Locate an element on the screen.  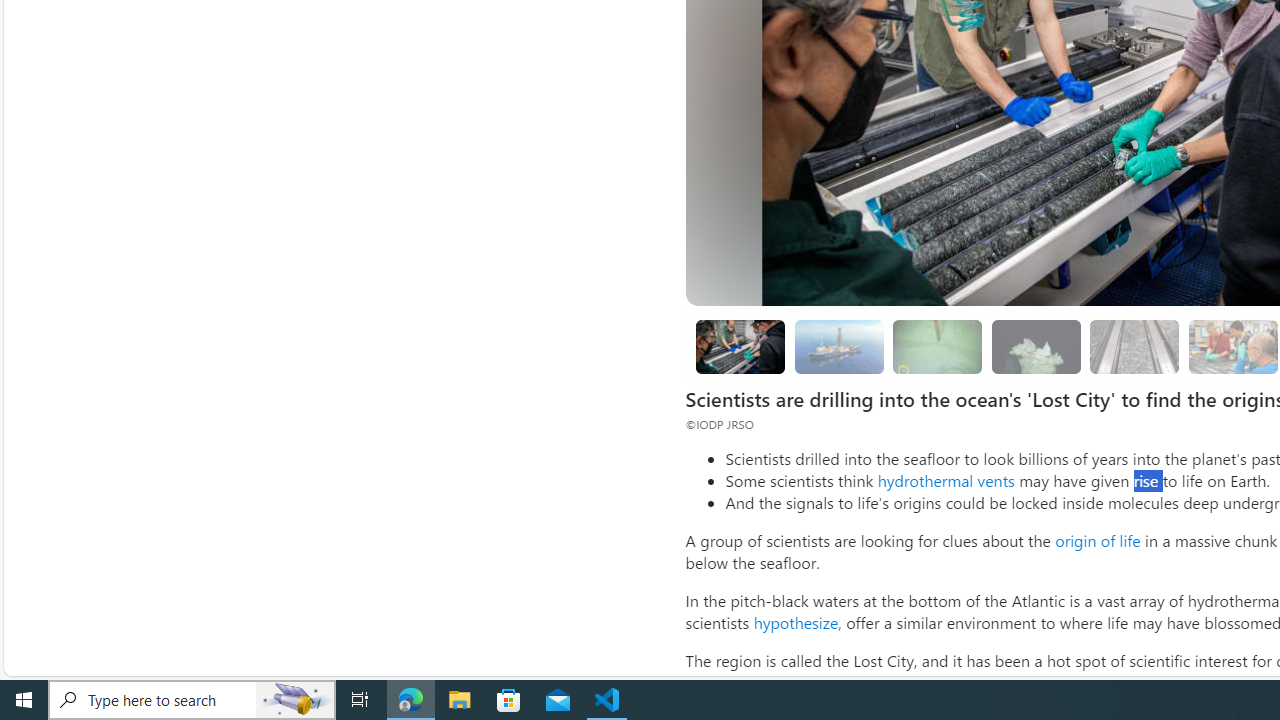
'Class: progress' is located at coordinates (1134, 342).